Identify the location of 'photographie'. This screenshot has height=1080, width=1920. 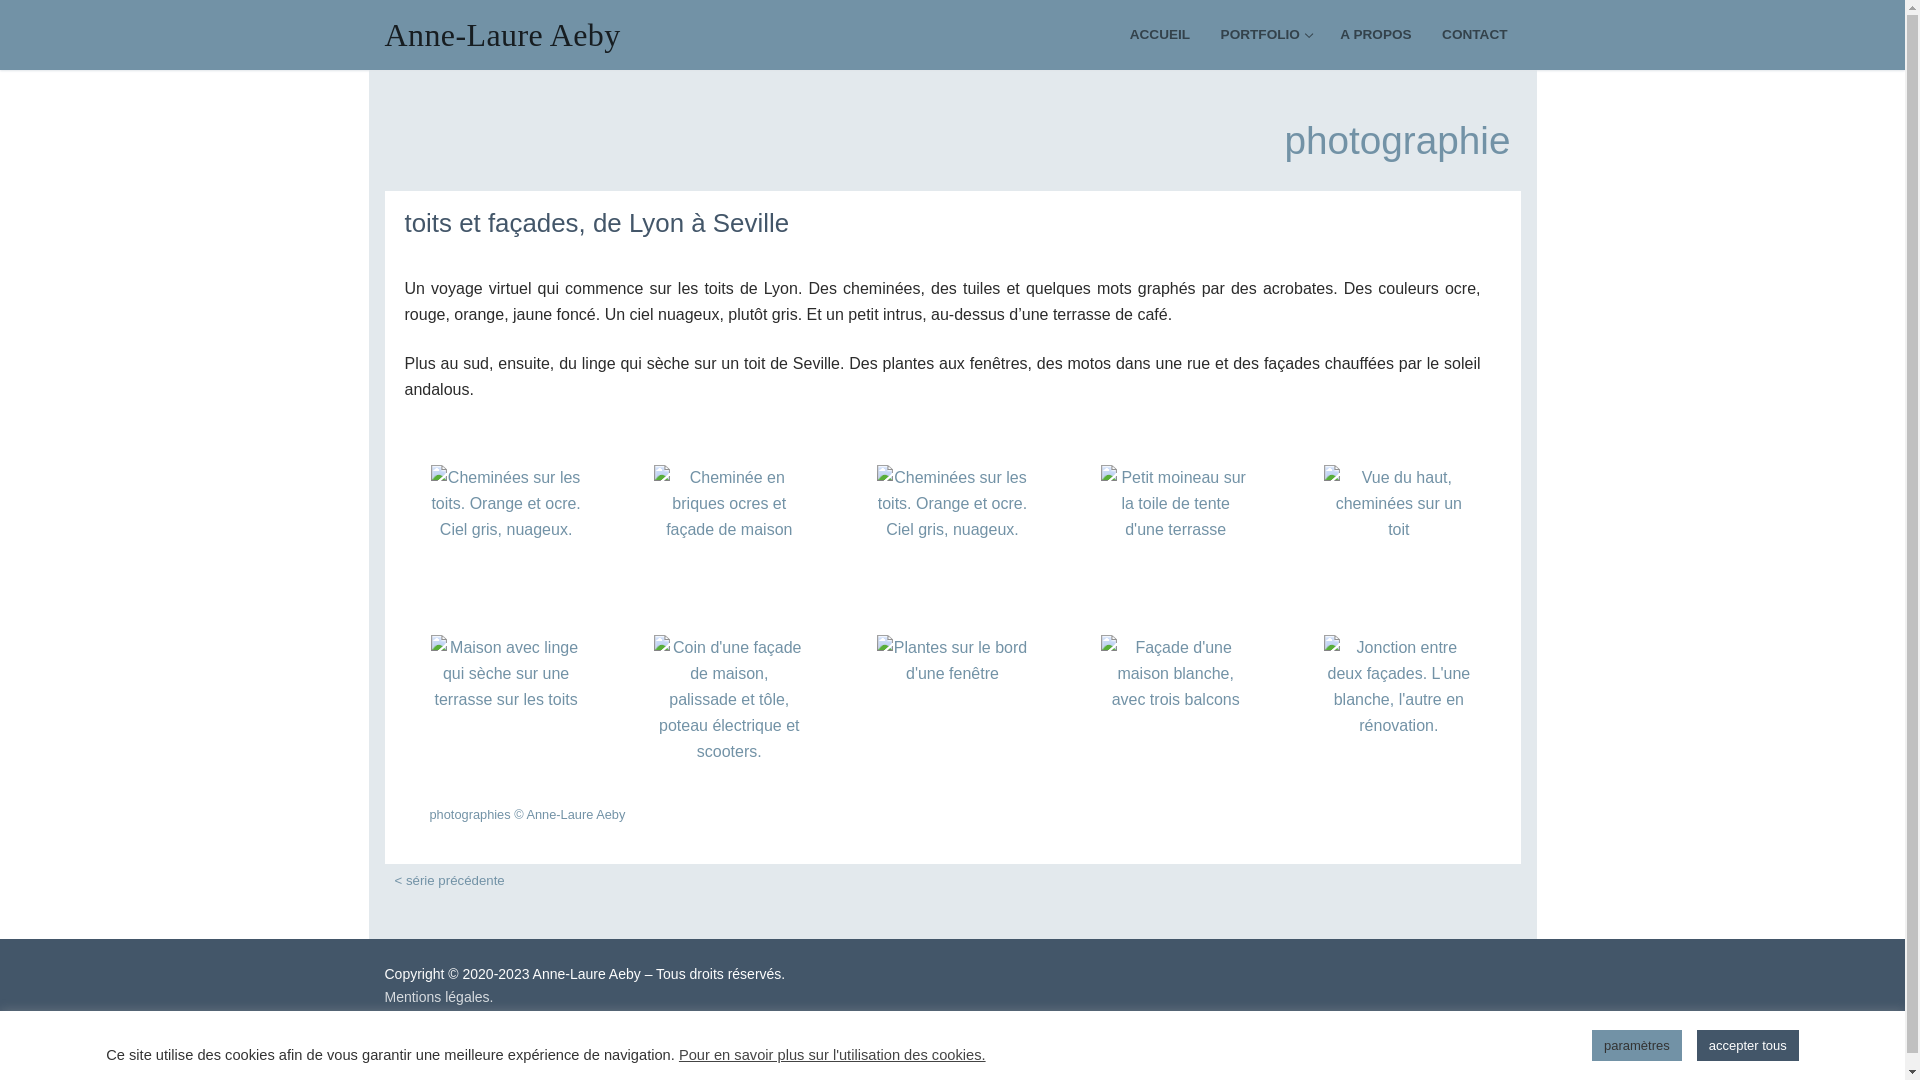
(1395, 139).